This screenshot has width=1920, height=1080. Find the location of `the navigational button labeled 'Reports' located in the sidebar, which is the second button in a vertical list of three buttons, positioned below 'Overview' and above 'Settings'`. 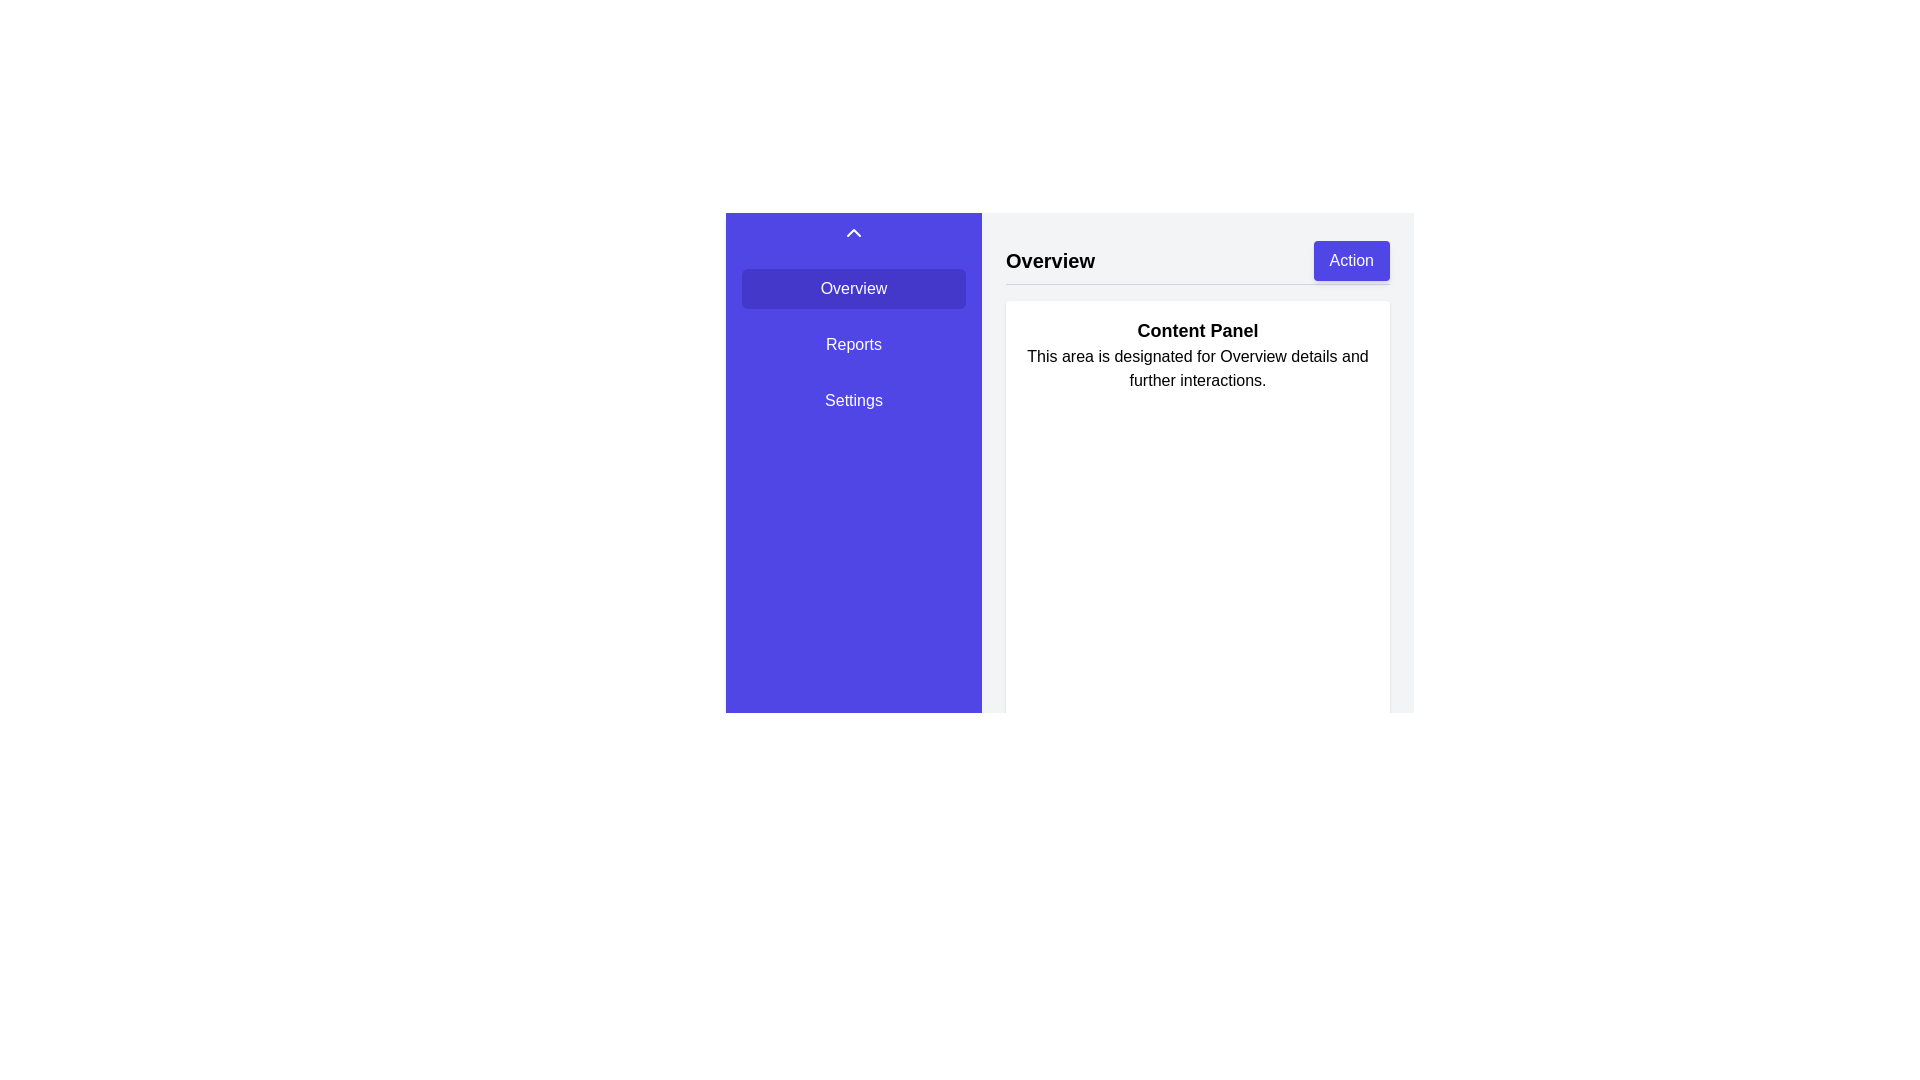

the navigational button labeled 'Reports' located in the sidebar, which is the second button in a vertical list of three buttons, positioned below 'Overview' and above 'Settings' is located at coordinates (854, 343).